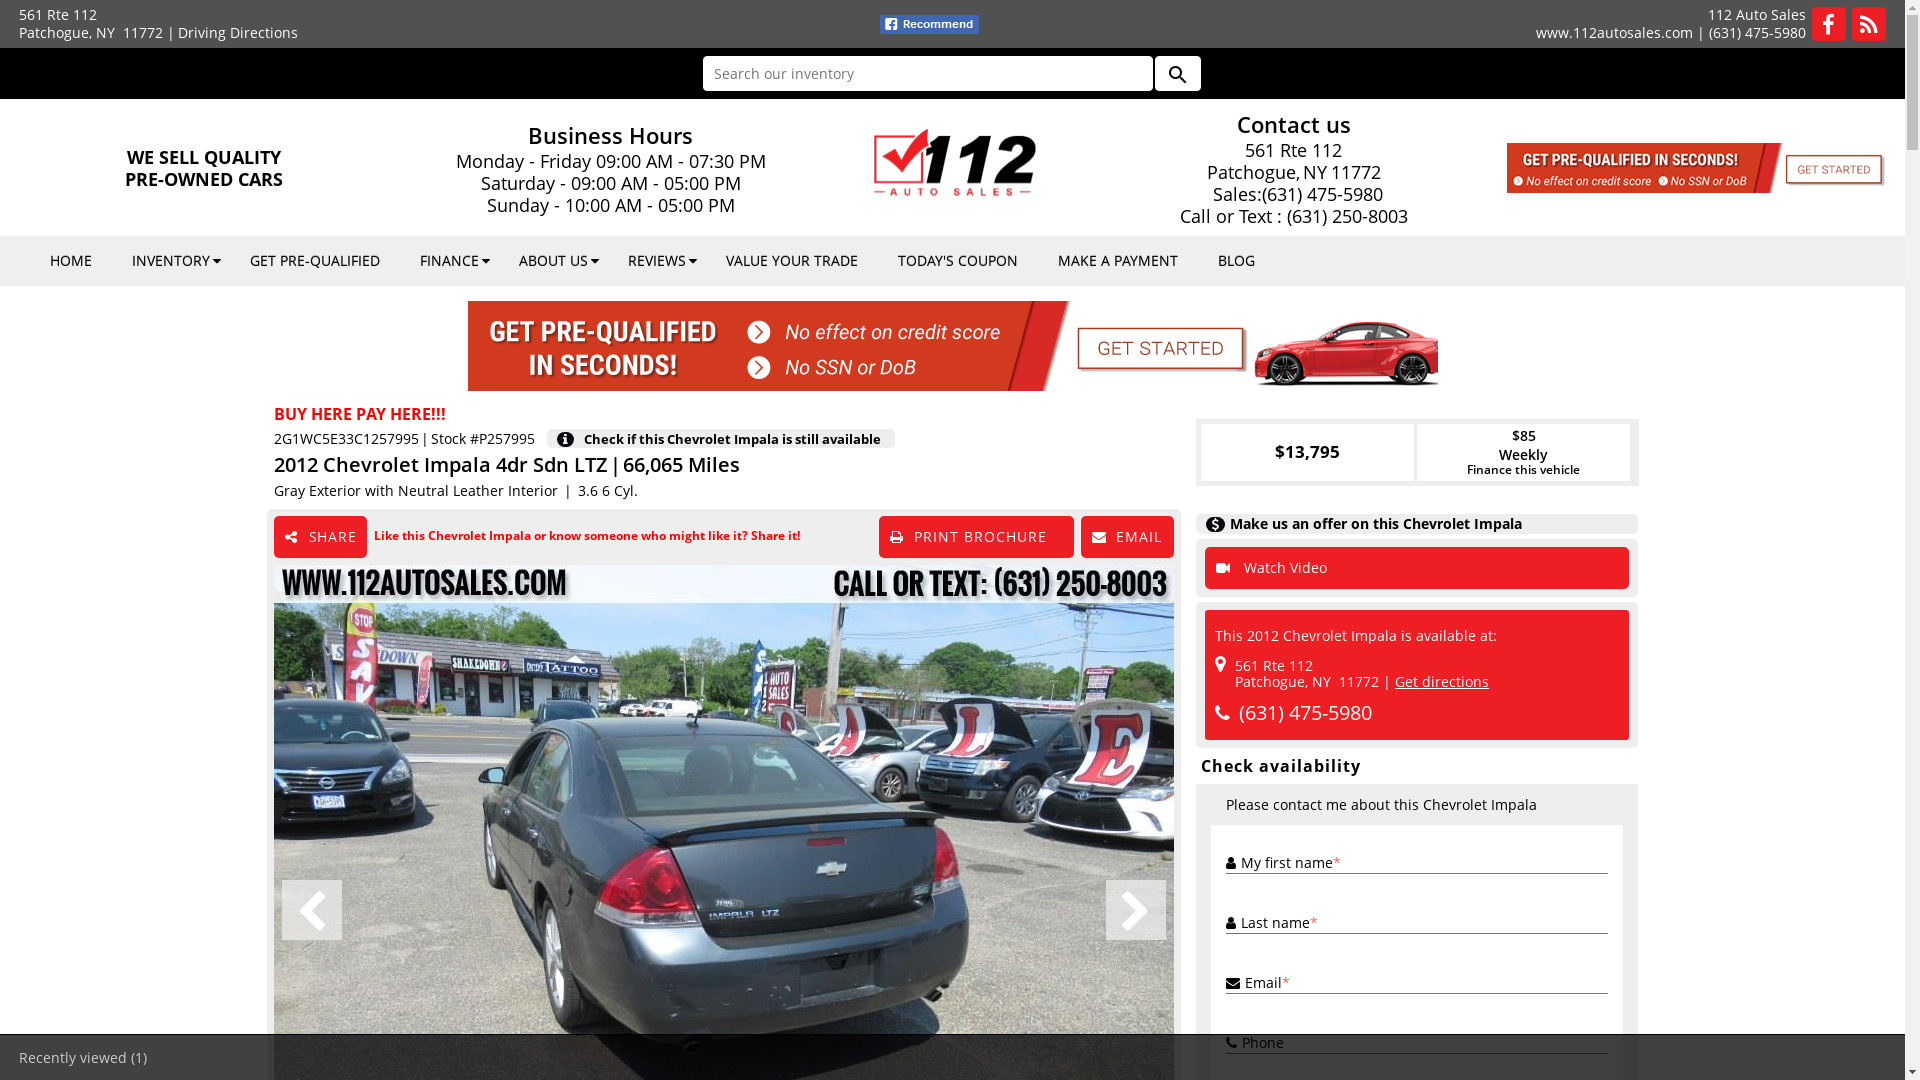 This screenshot has height=1080, width=1920. I want to click on 'Sales:(631) 475-5980', so click(1294, 193).